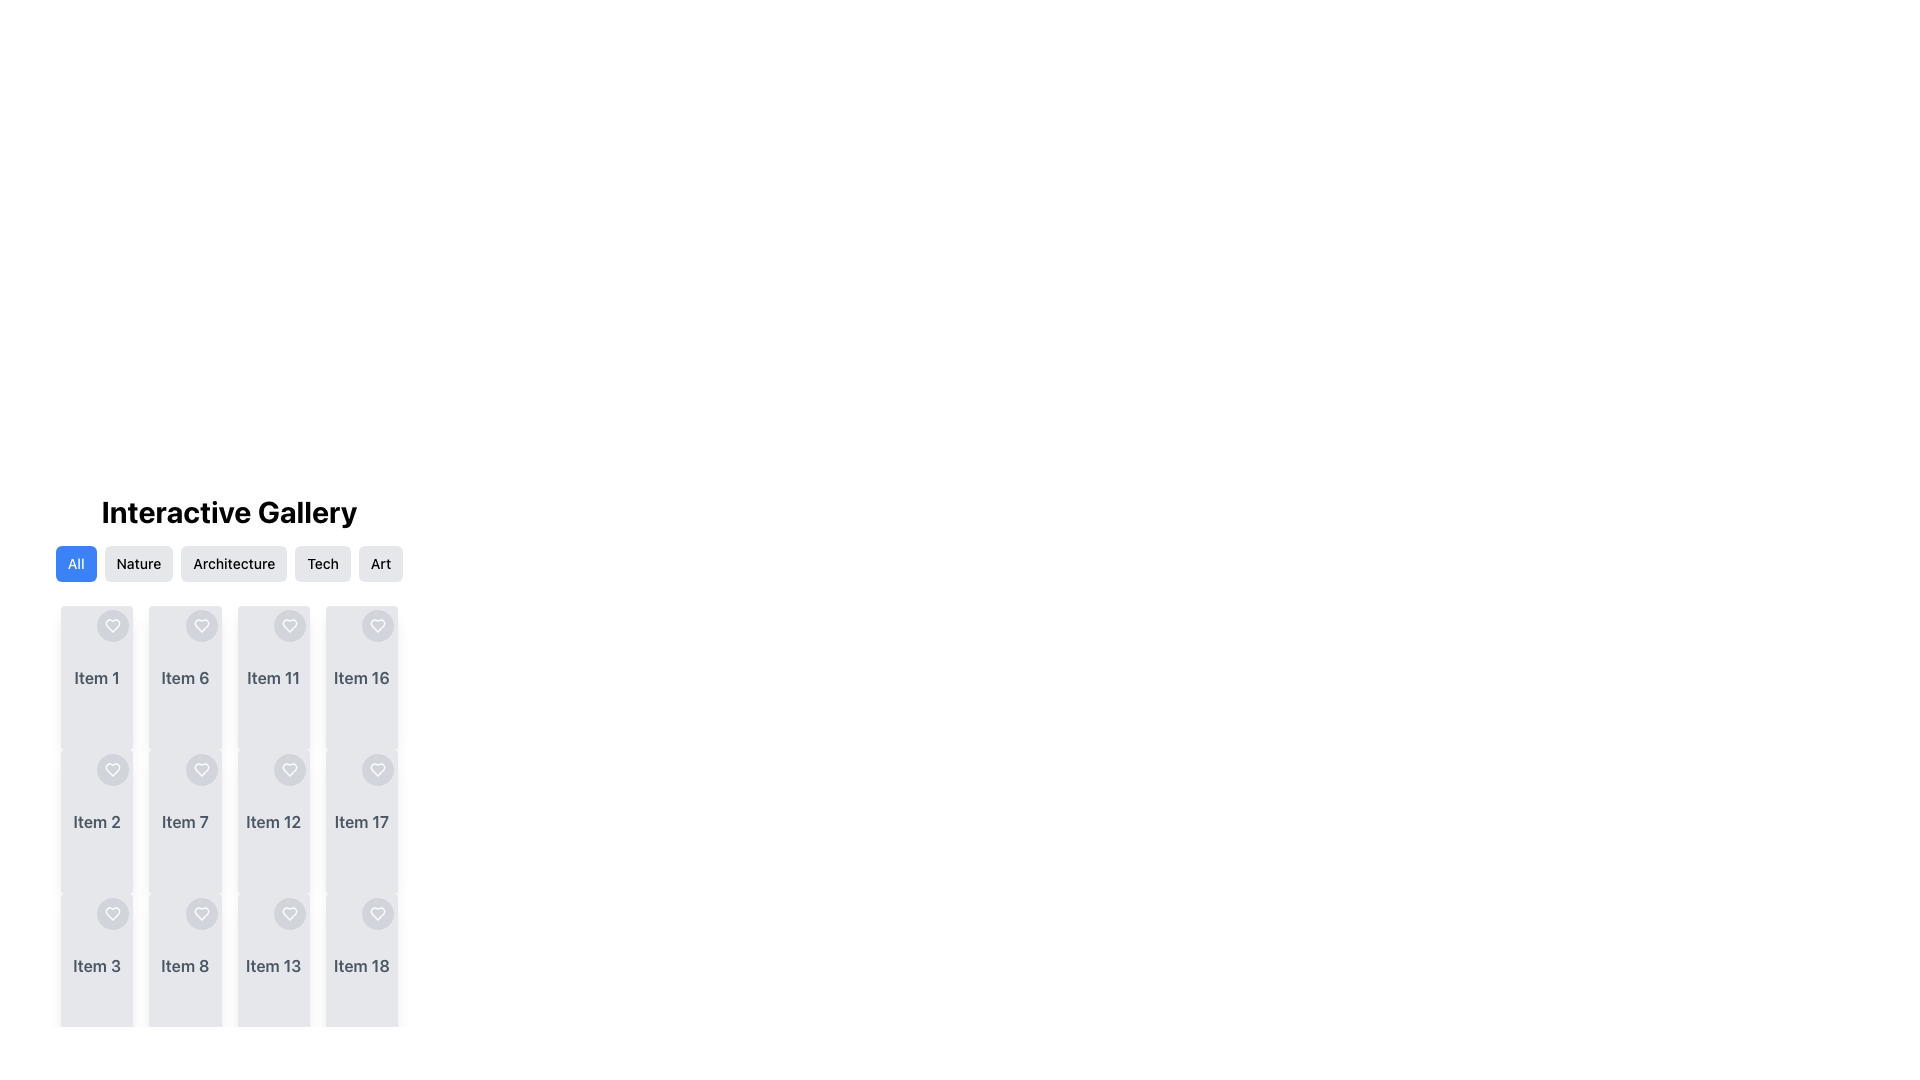 This screenshot has height=1080, width=1920. Describe the element at coordinates (288, 624) in the screenshot. I see `the heart-shaped icon located inside the gray circular button` at that location.